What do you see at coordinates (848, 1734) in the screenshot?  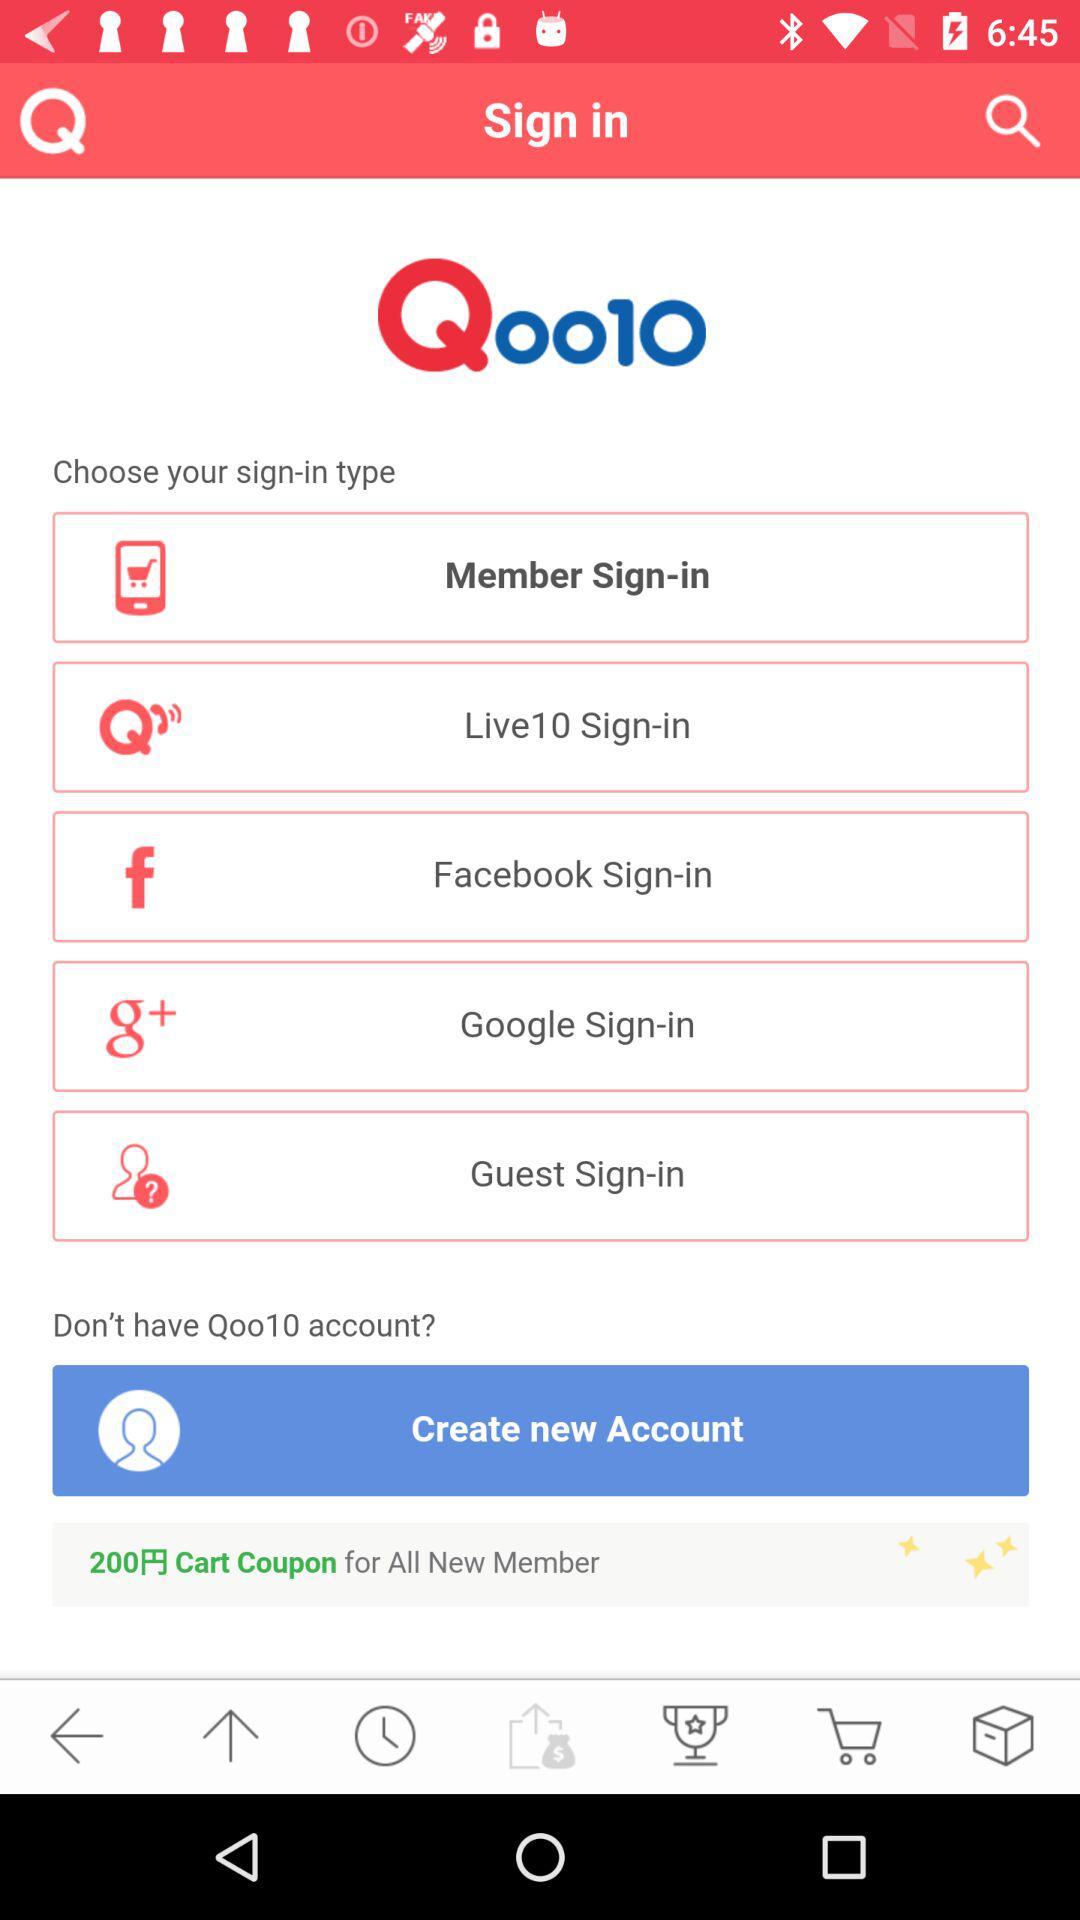 I see `the cart icon` at bounding box center [848, 1734].